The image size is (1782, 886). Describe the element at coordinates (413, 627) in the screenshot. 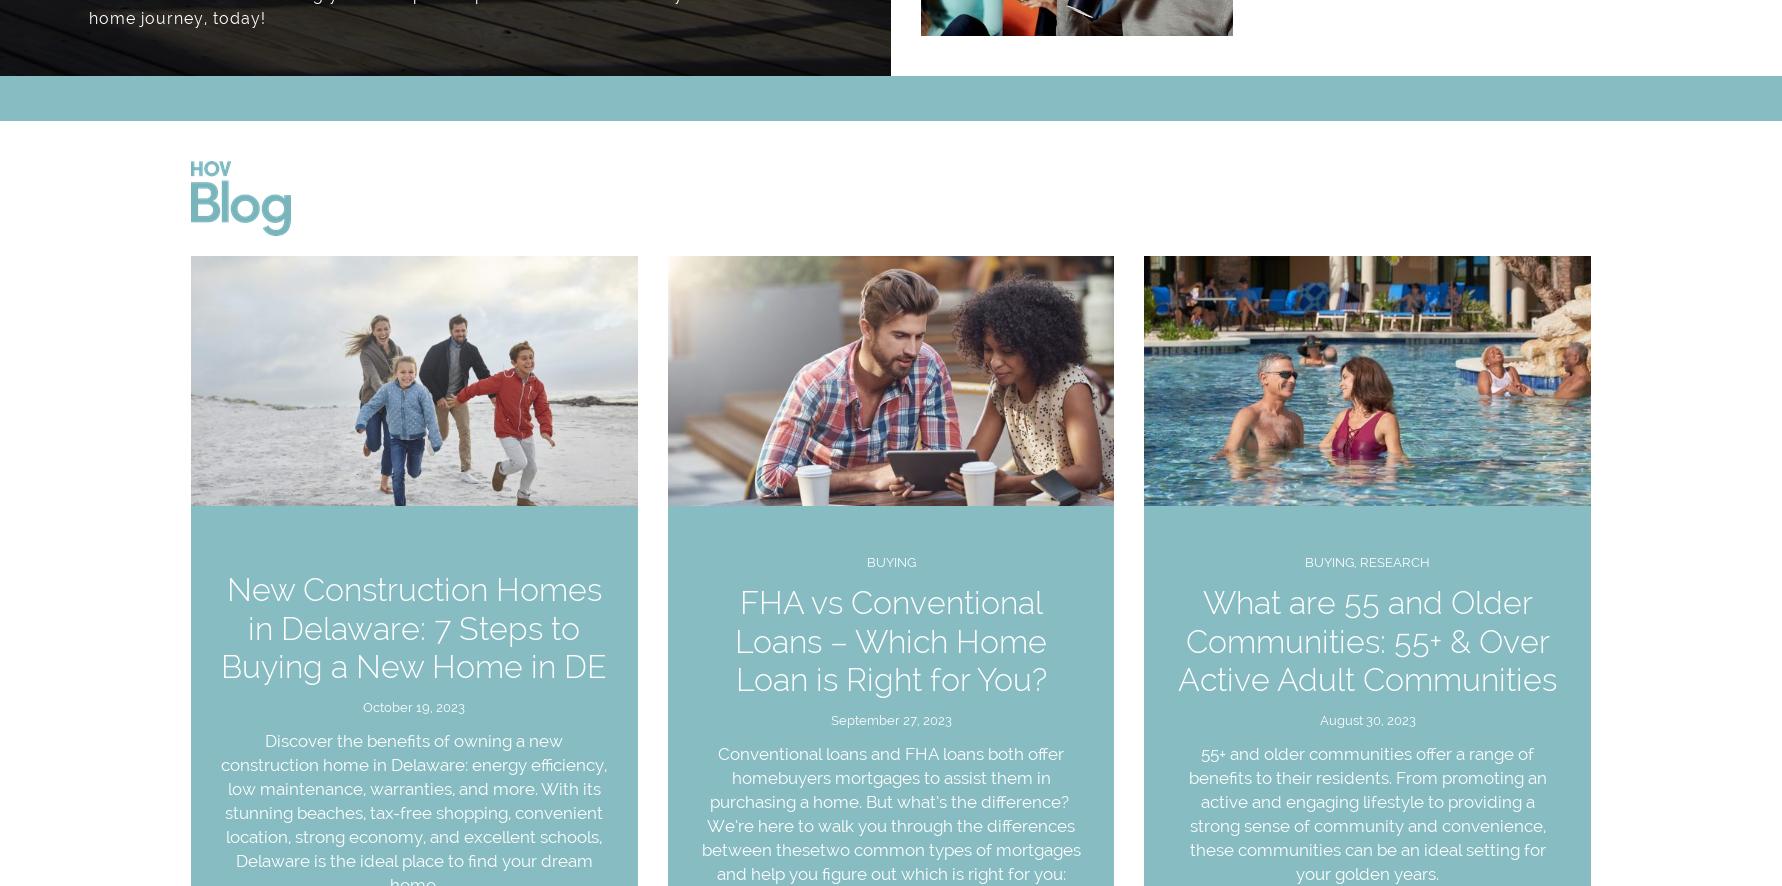

I see `'New Construction Homes in Delaware: 7 Steps to Buying a New Home in DE'` at that location.